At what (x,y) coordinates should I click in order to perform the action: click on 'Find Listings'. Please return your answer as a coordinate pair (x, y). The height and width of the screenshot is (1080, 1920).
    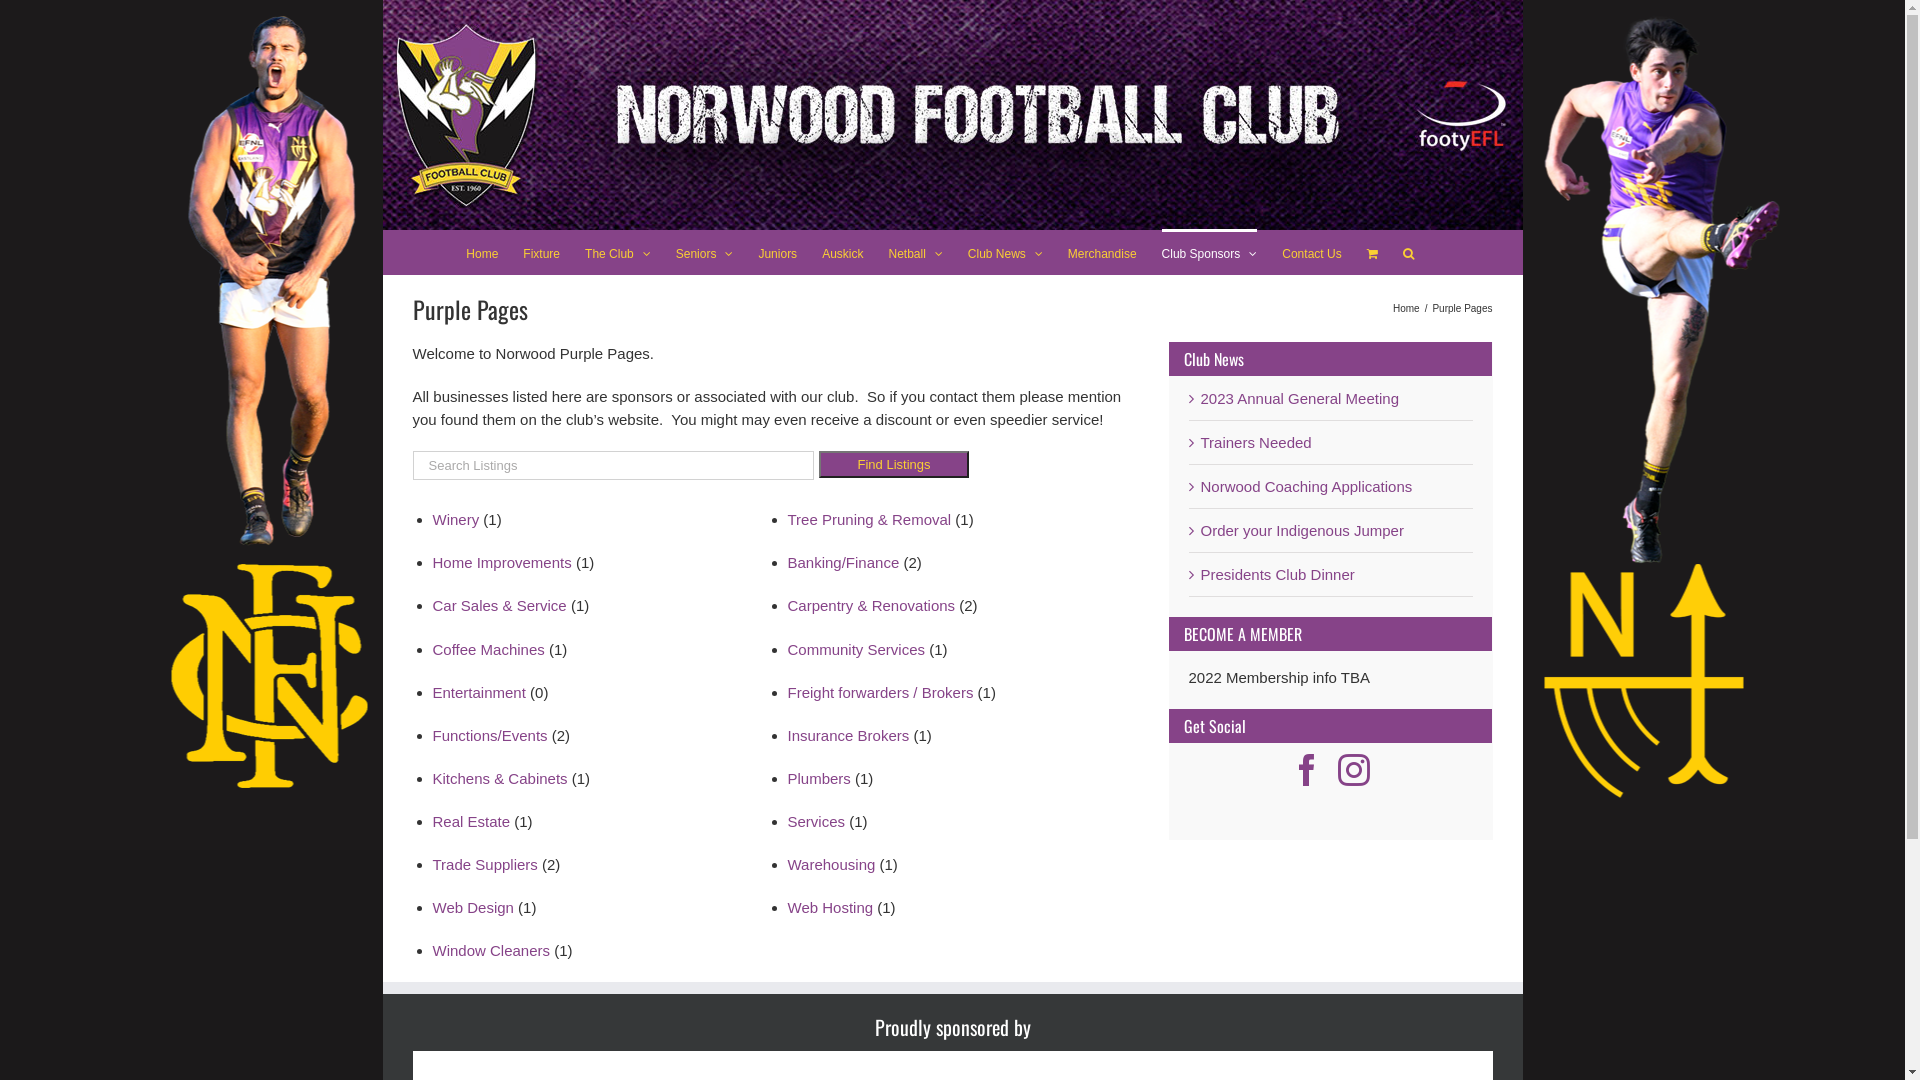
    Looking at the image, I should click on (892, 464).